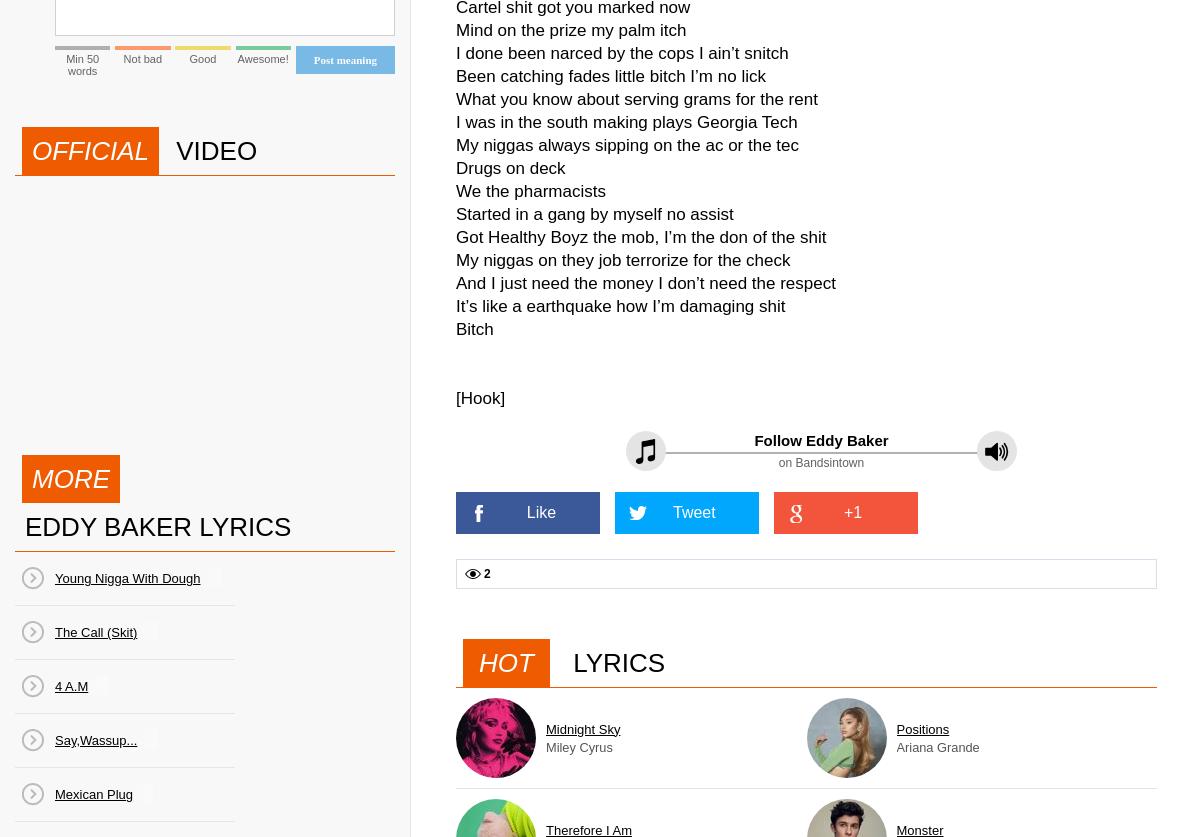  Describe the element at coordinates (455, 213) in the screenshot. I see `'Started in a gang by myself no assist'` at that location.